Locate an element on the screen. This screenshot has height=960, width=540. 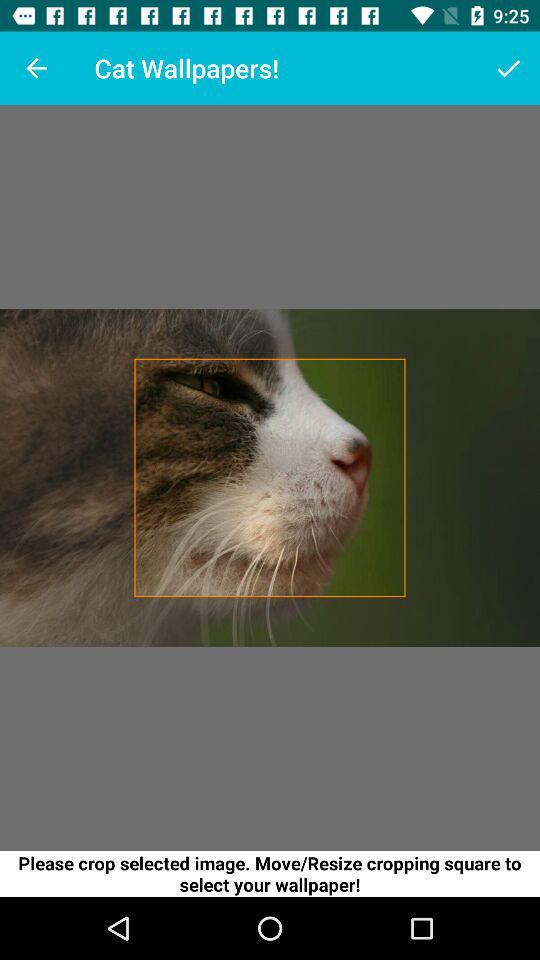
item to the right of the cat wallpapers! is located at coordinates (508, 68).